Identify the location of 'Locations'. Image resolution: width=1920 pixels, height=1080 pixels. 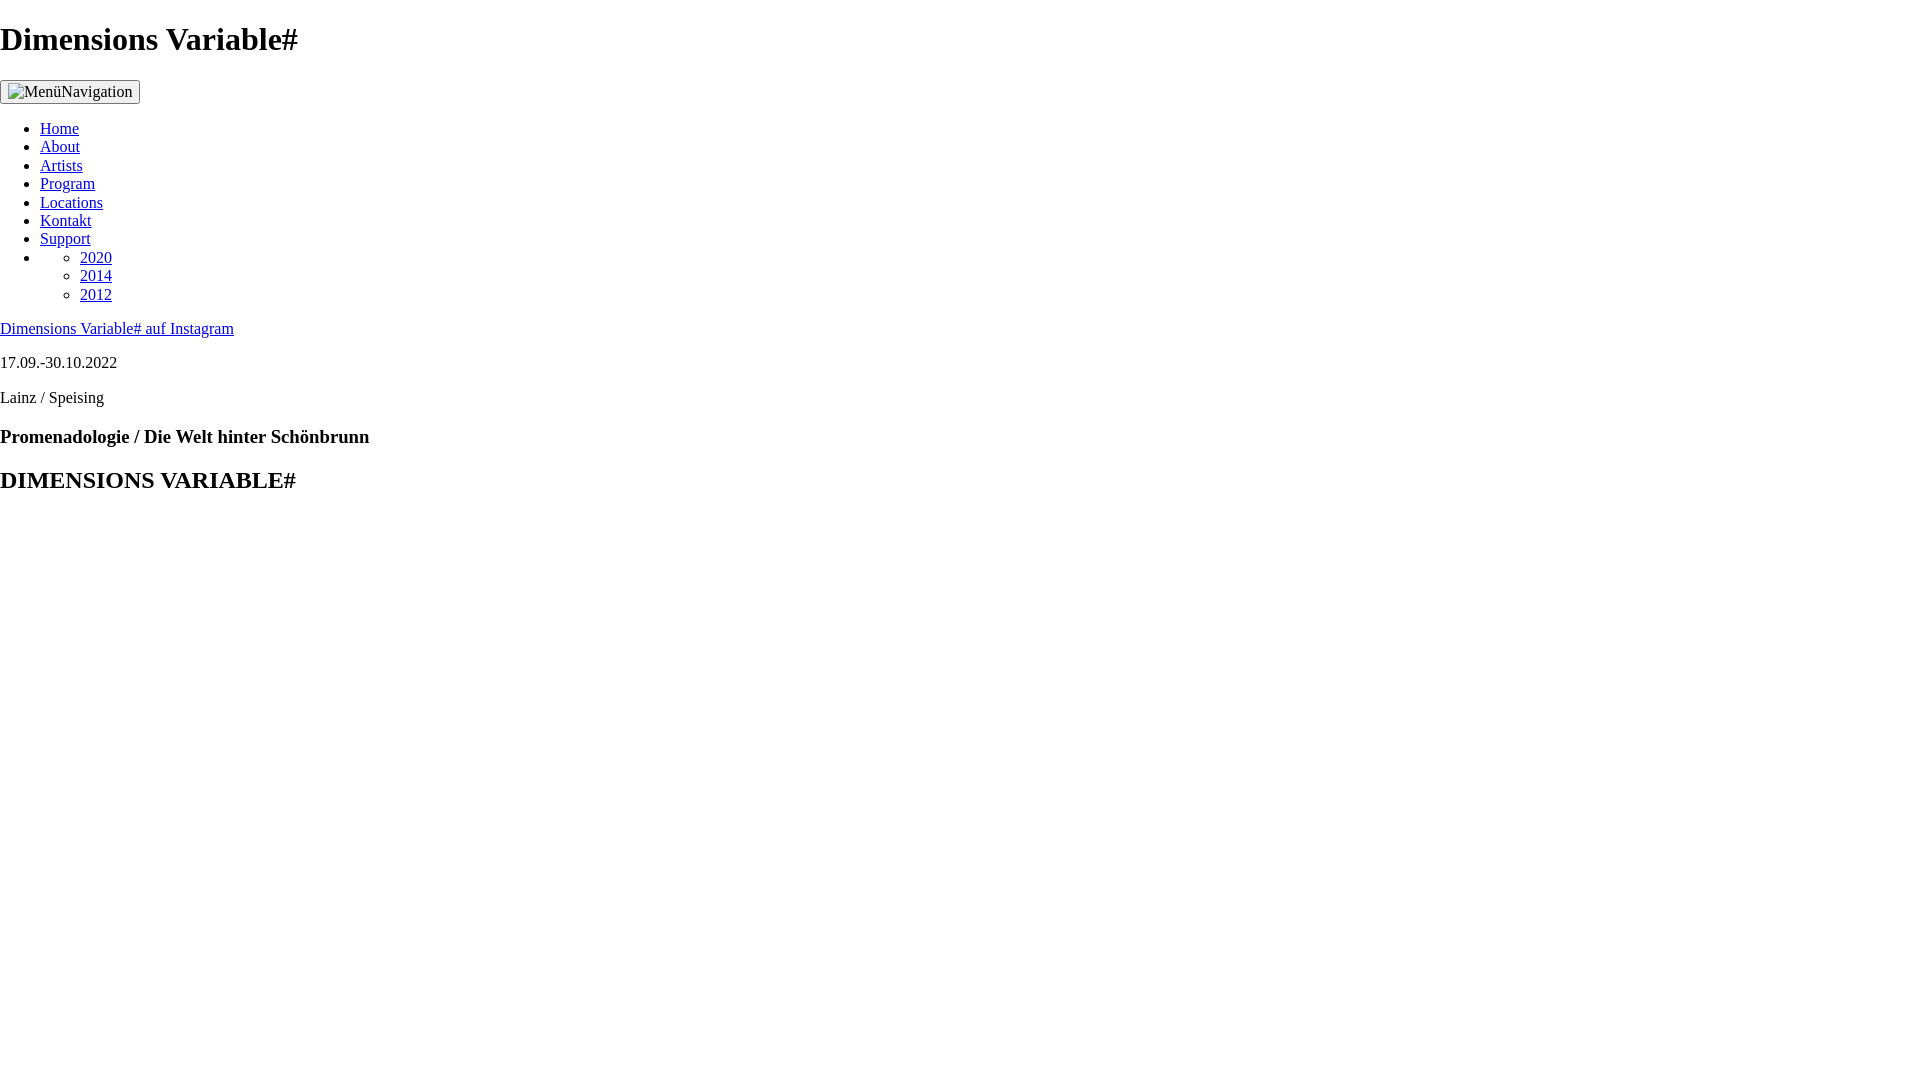
(71, 202).